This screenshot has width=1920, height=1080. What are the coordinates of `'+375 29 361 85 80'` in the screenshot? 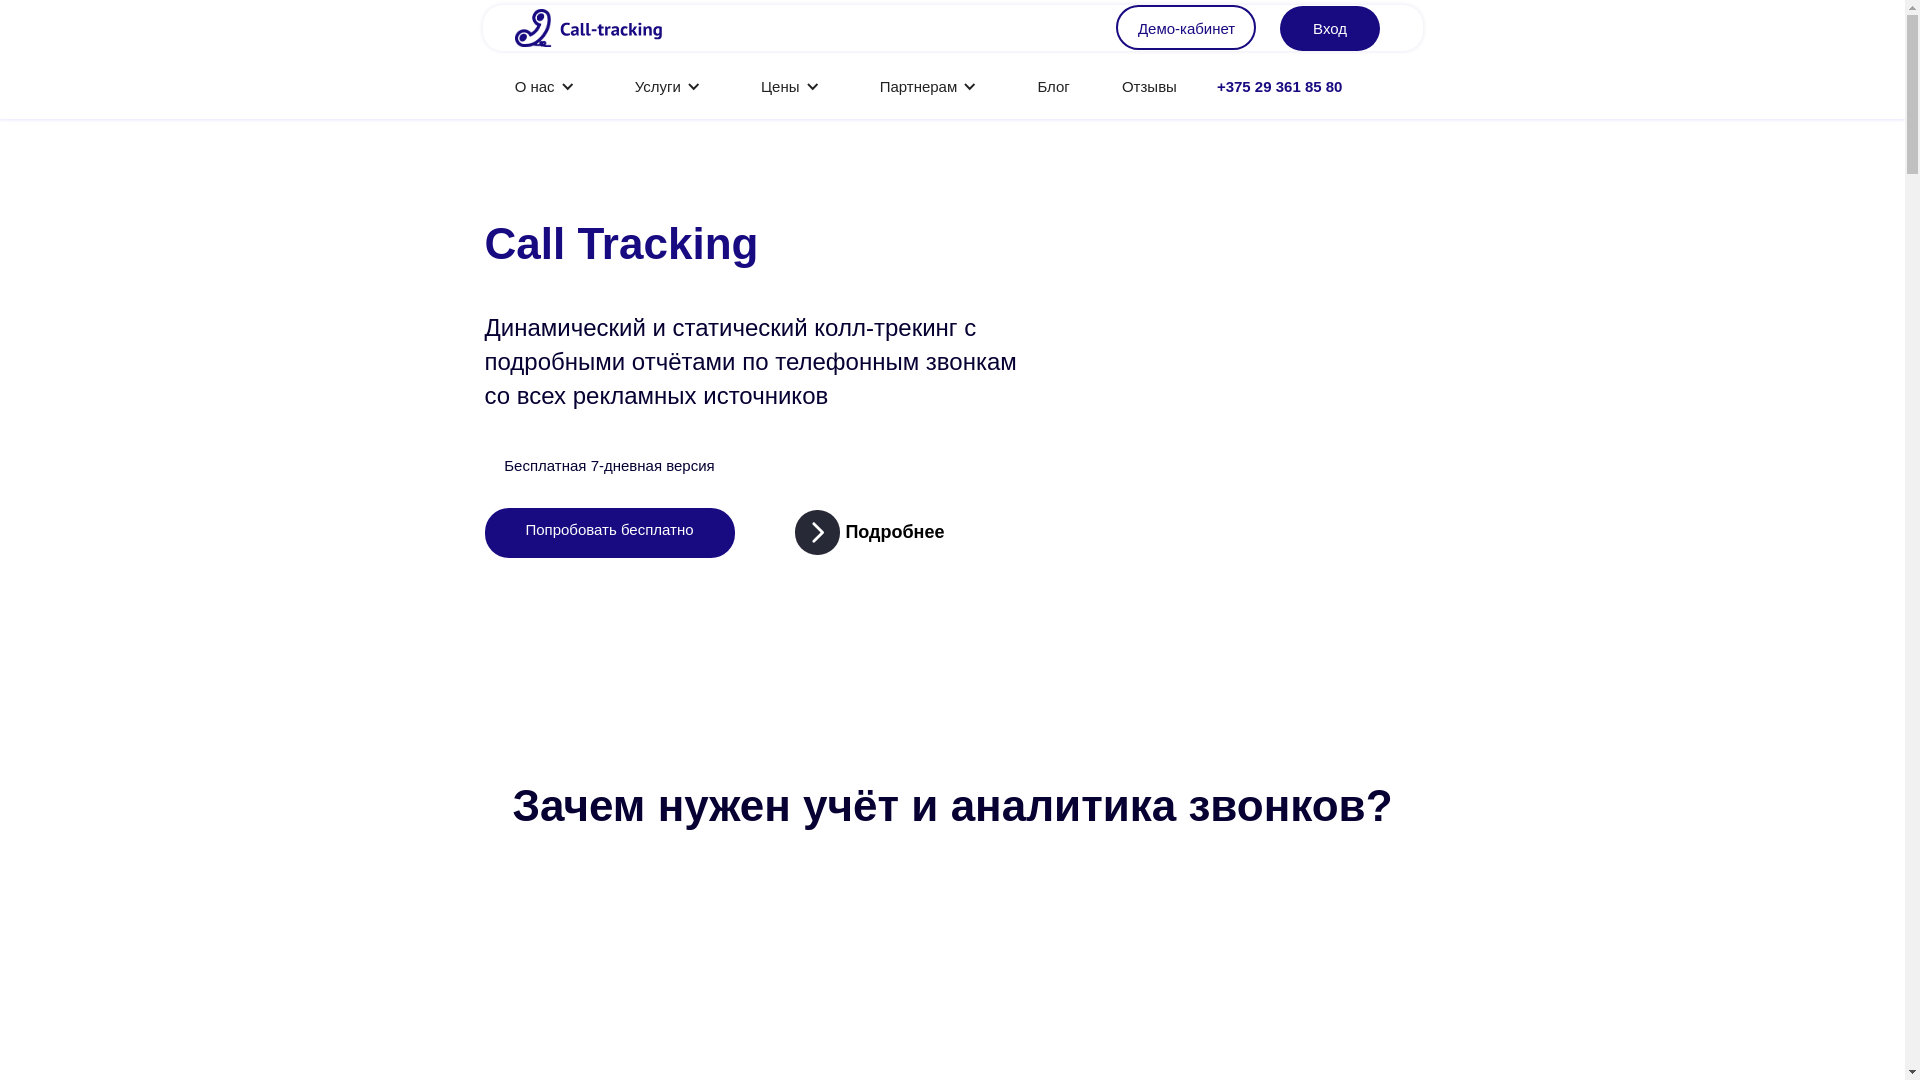 It's located at (1280, 85).